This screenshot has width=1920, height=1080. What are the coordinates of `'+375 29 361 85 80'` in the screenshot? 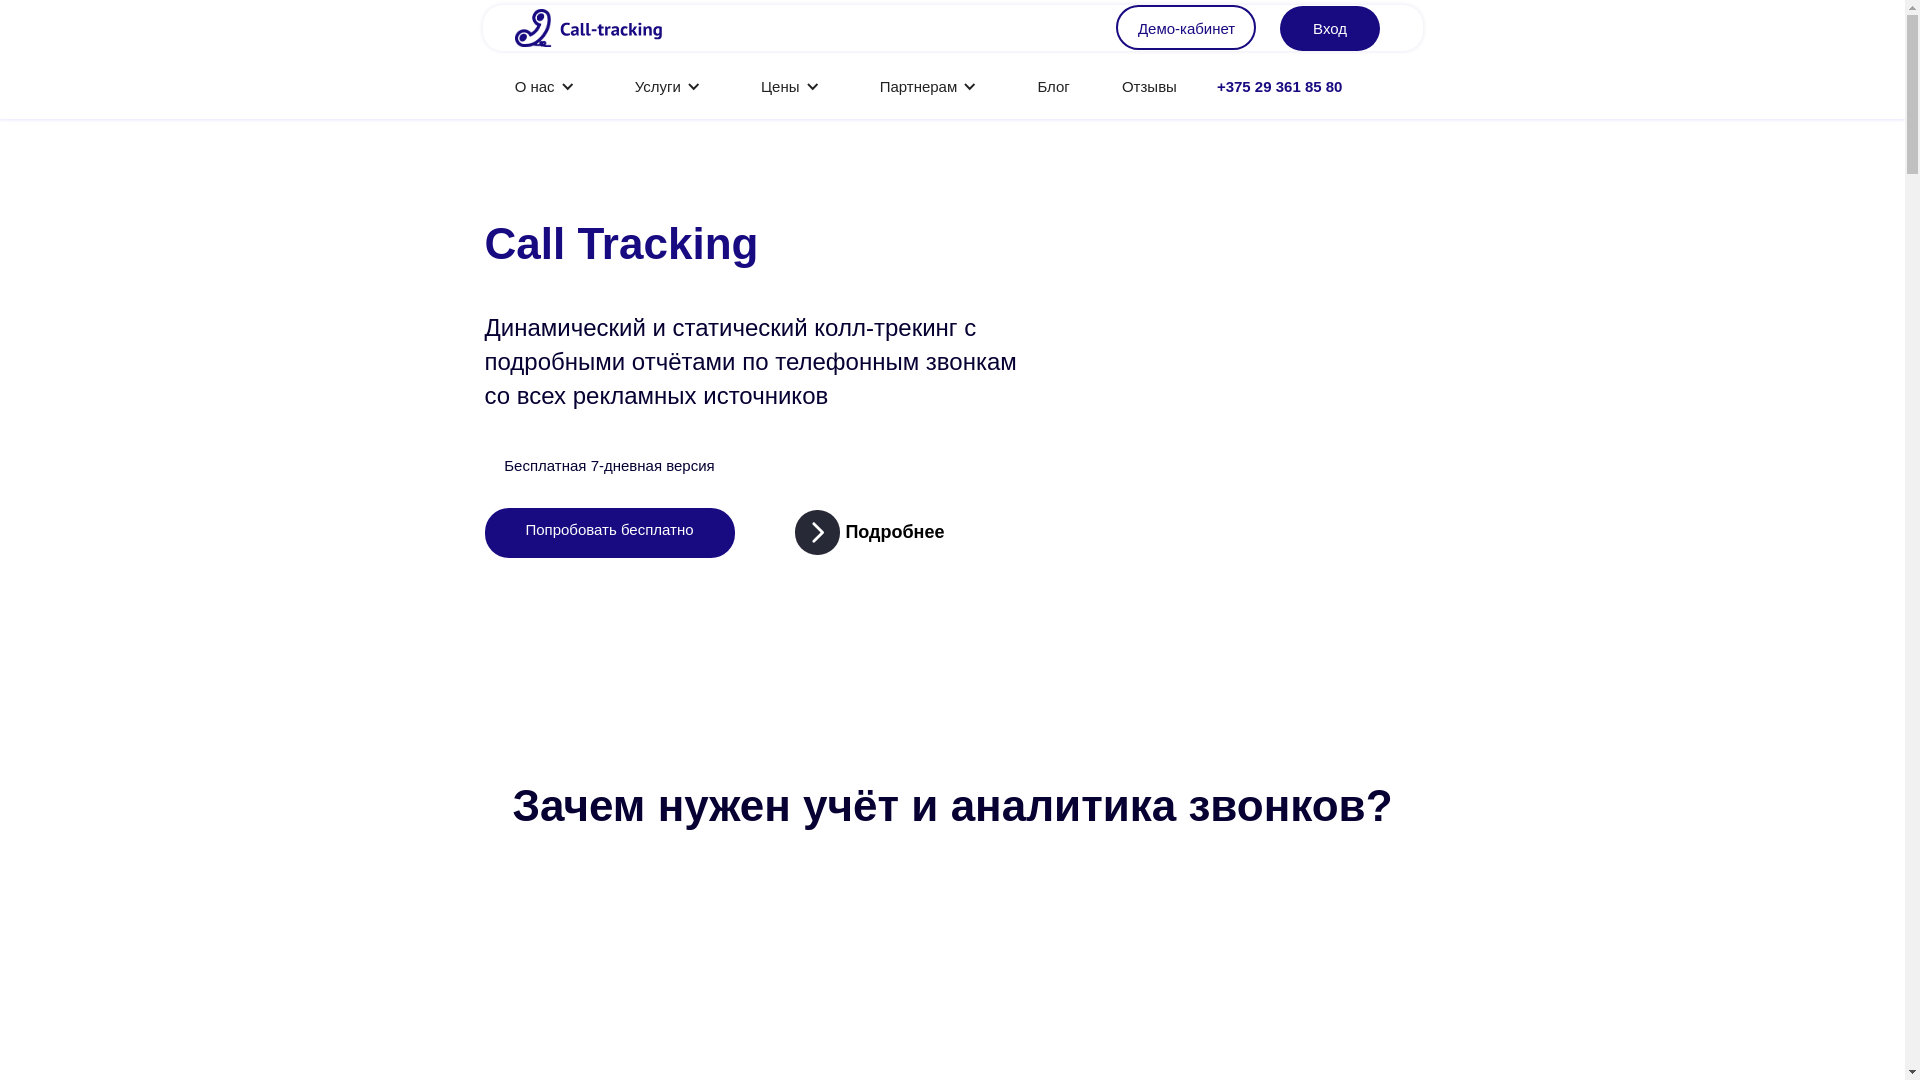 It's located at (1280, 85).